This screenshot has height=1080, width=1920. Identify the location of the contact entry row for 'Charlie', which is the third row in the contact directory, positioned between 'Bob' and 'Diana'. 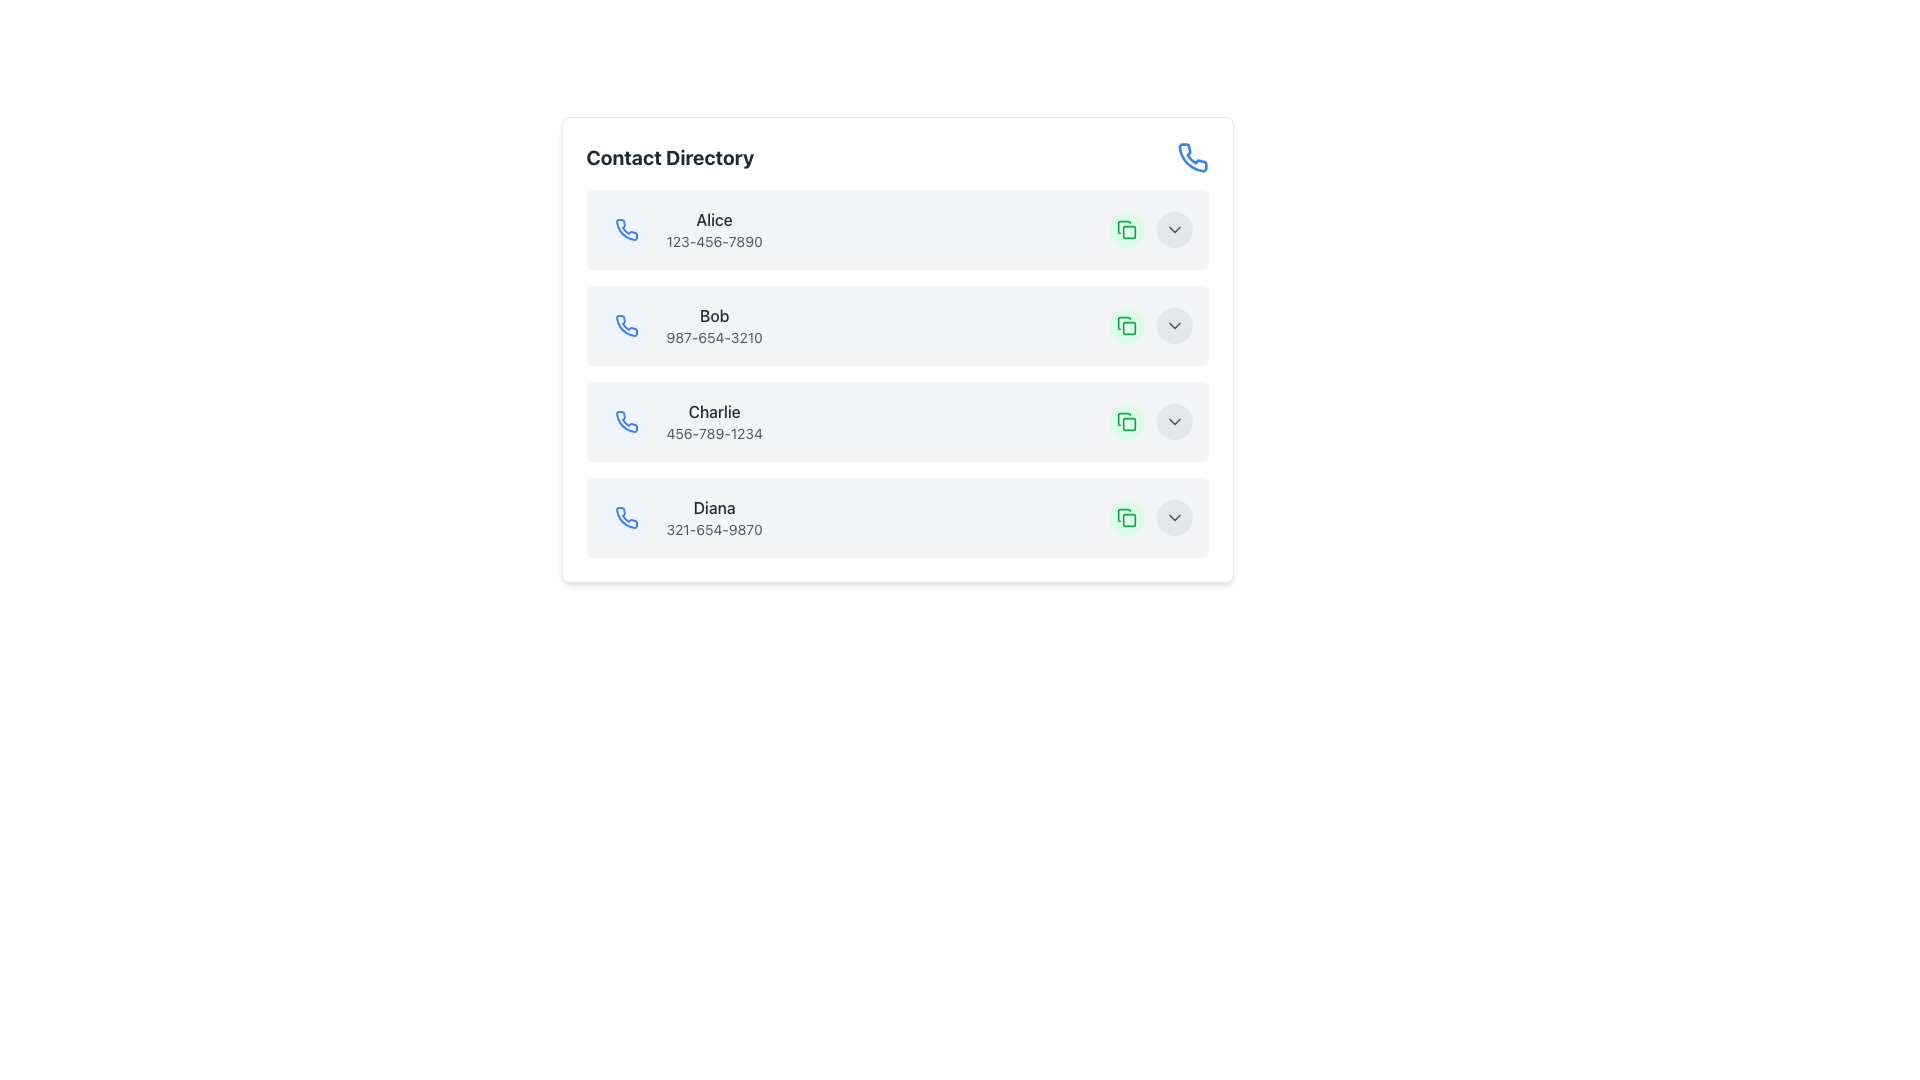
(682, 420).